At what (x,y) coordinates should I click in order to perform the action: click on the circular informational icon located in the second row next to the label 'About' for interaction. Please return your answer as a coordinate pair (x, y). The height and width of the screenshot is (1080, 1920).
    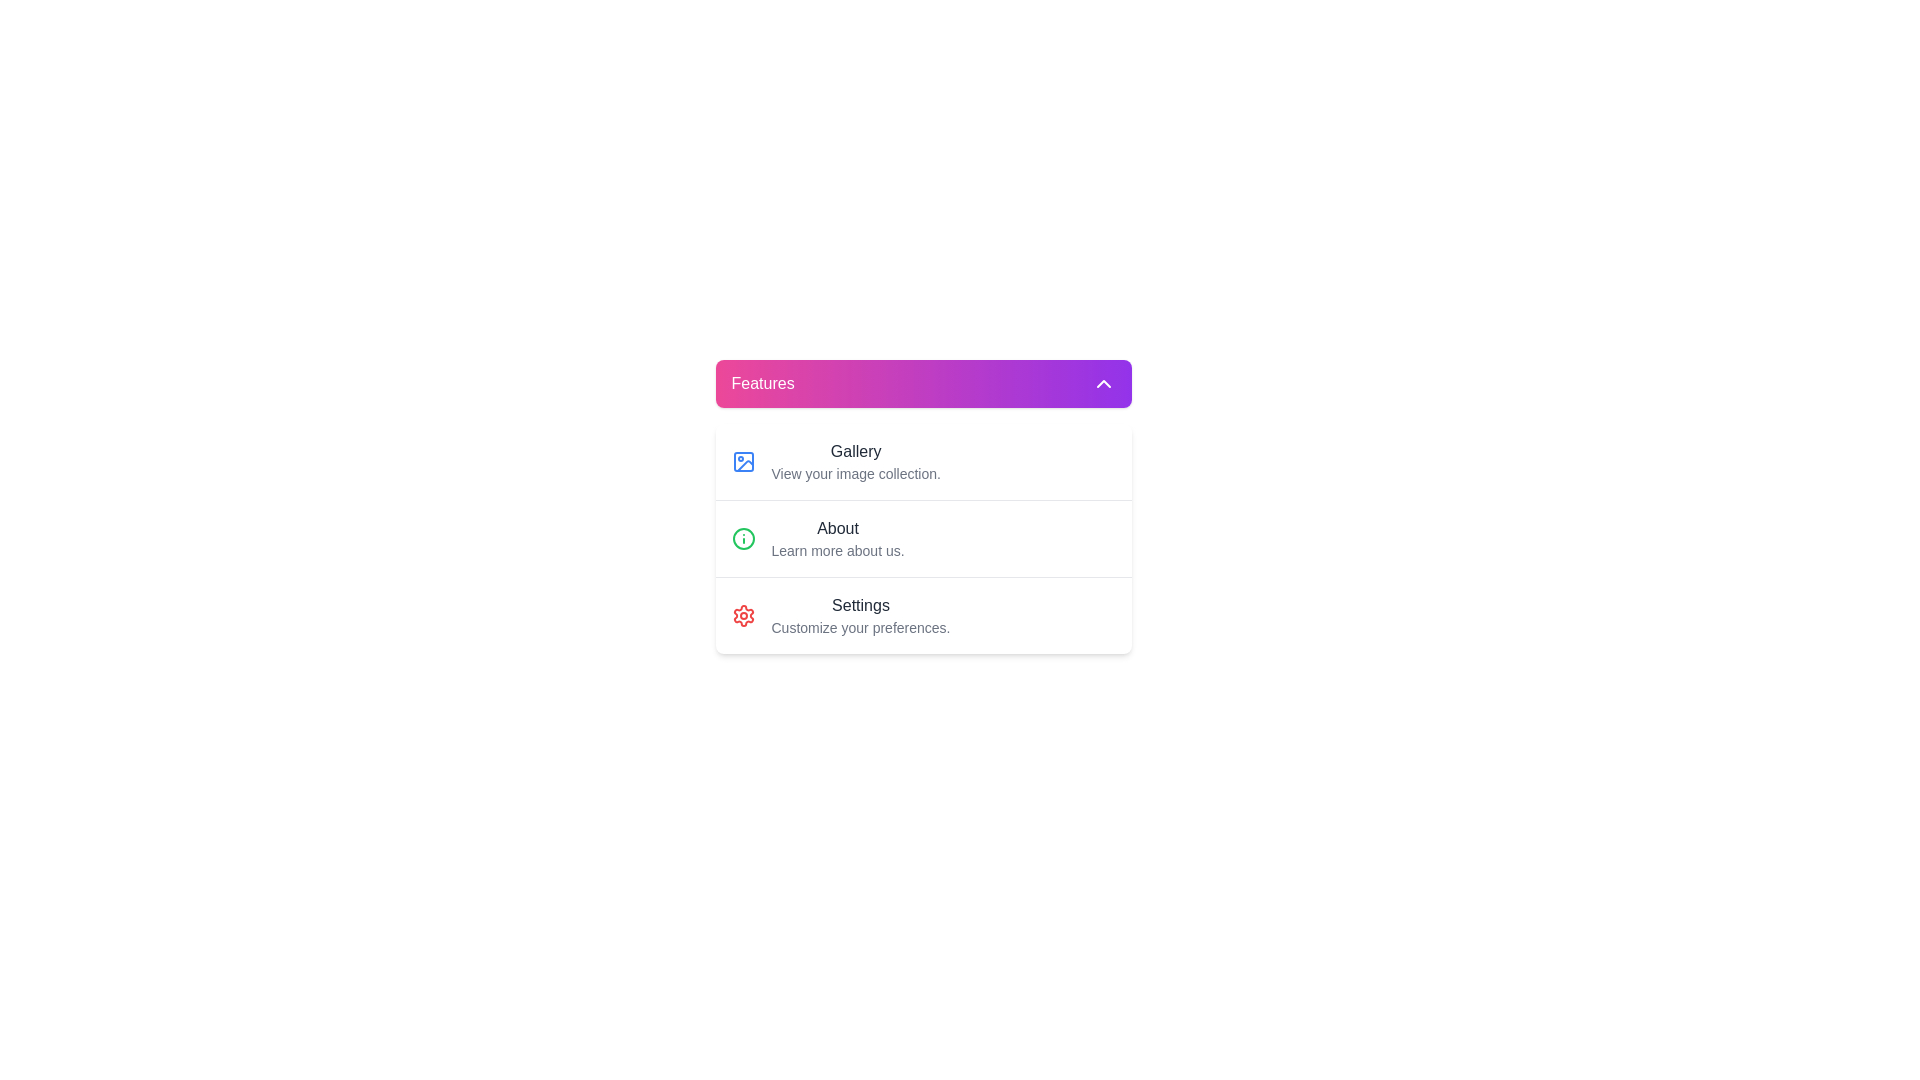
    Looking at the image, I should click on (742, 538).